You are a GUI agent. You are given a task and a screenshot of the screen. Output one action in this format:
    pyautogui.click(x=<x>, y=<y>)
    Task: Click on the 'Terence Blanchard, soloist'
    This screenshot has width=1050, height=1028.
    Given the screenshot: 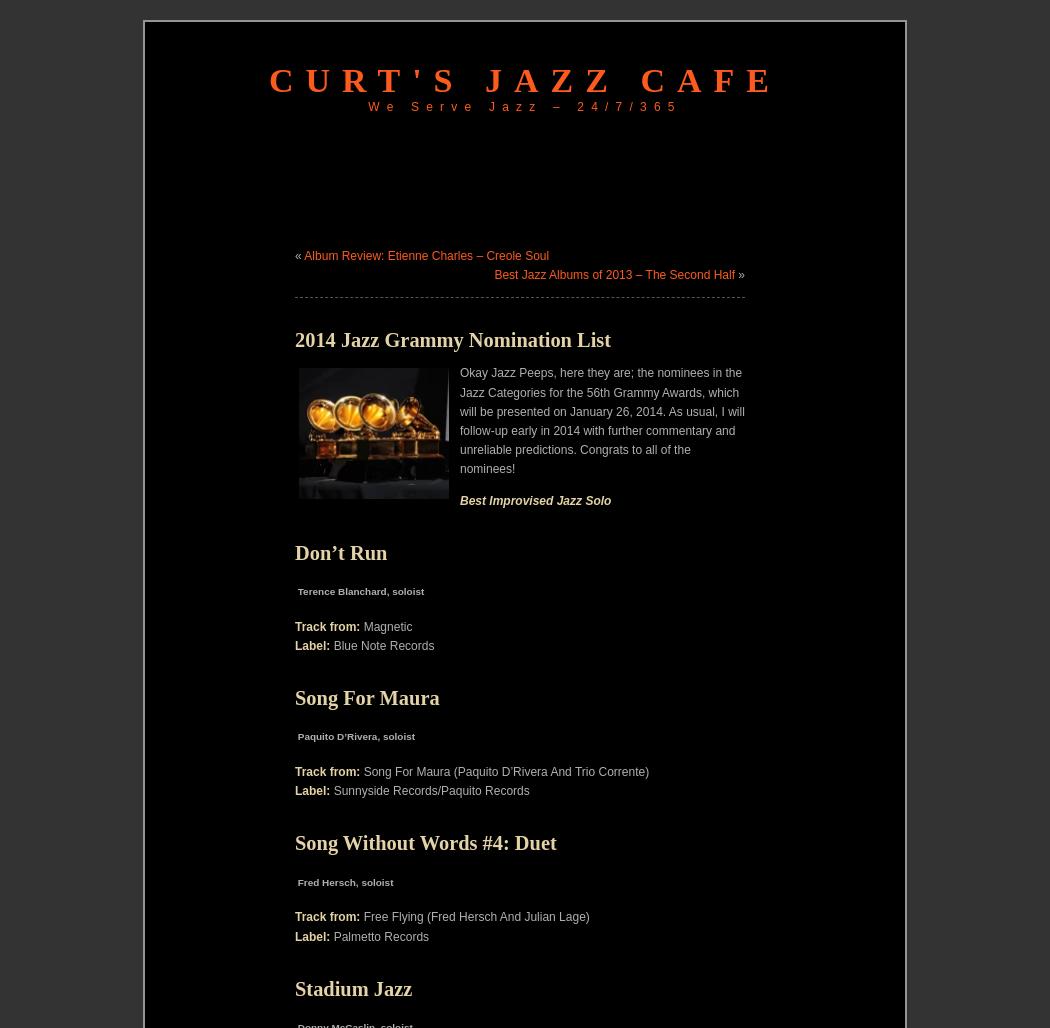 What is the action you would take?
    pyautogui.click(x=358, y=589)
    